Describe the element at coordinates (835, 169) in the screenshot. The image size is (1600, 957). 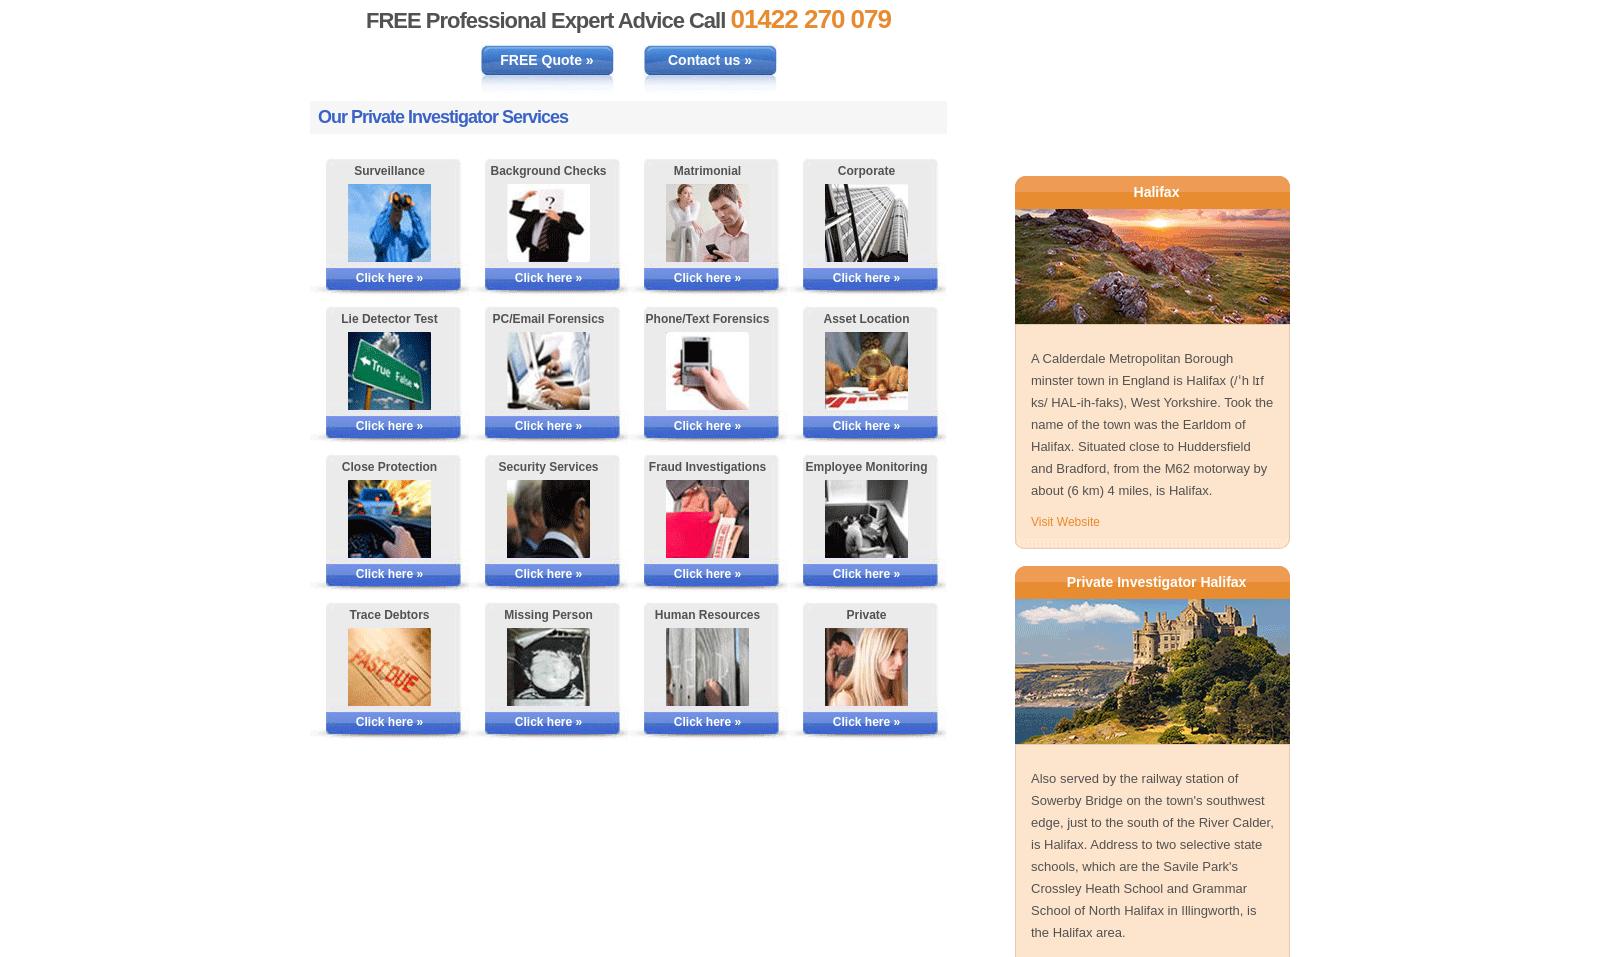
I see `'Corporate'` at that location.